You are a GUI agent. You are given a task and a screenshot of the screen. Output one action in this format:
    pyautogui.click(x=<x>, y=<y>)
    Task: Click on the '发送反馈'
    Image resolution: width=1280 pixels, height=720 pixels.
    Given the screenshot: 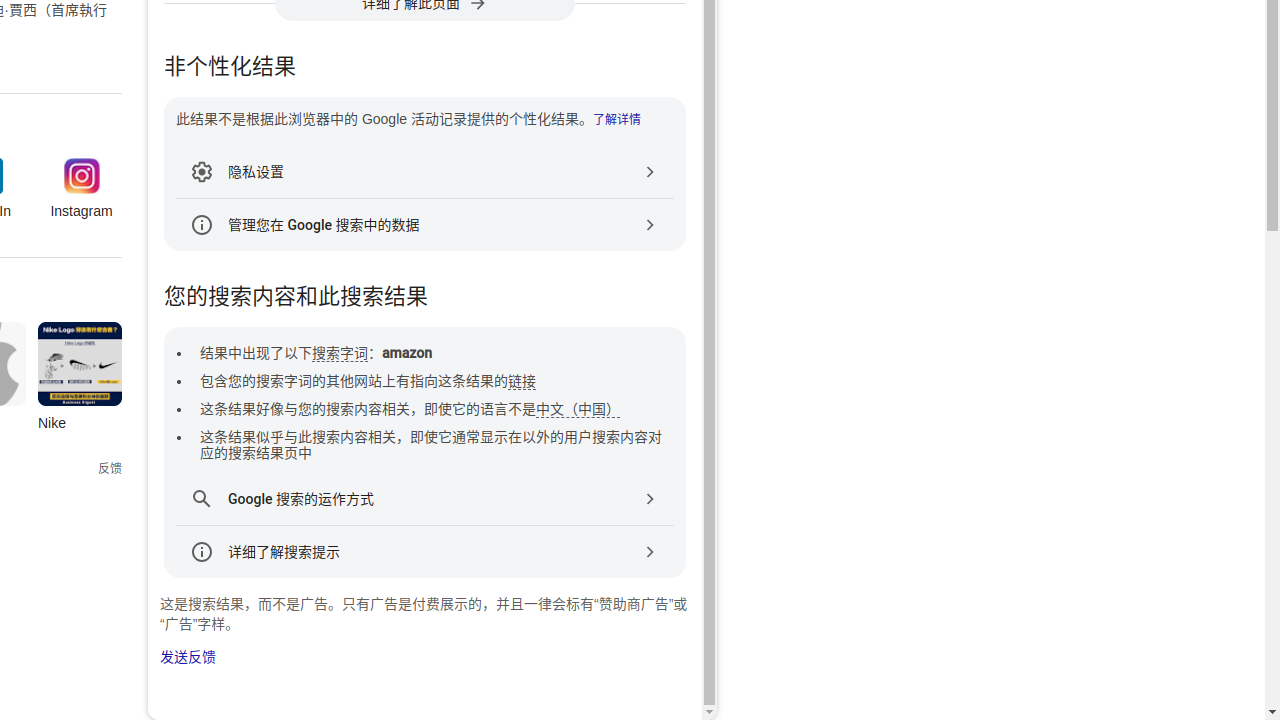 What is the action you would take?
    pyautogui.click(x=188, y=657)
    